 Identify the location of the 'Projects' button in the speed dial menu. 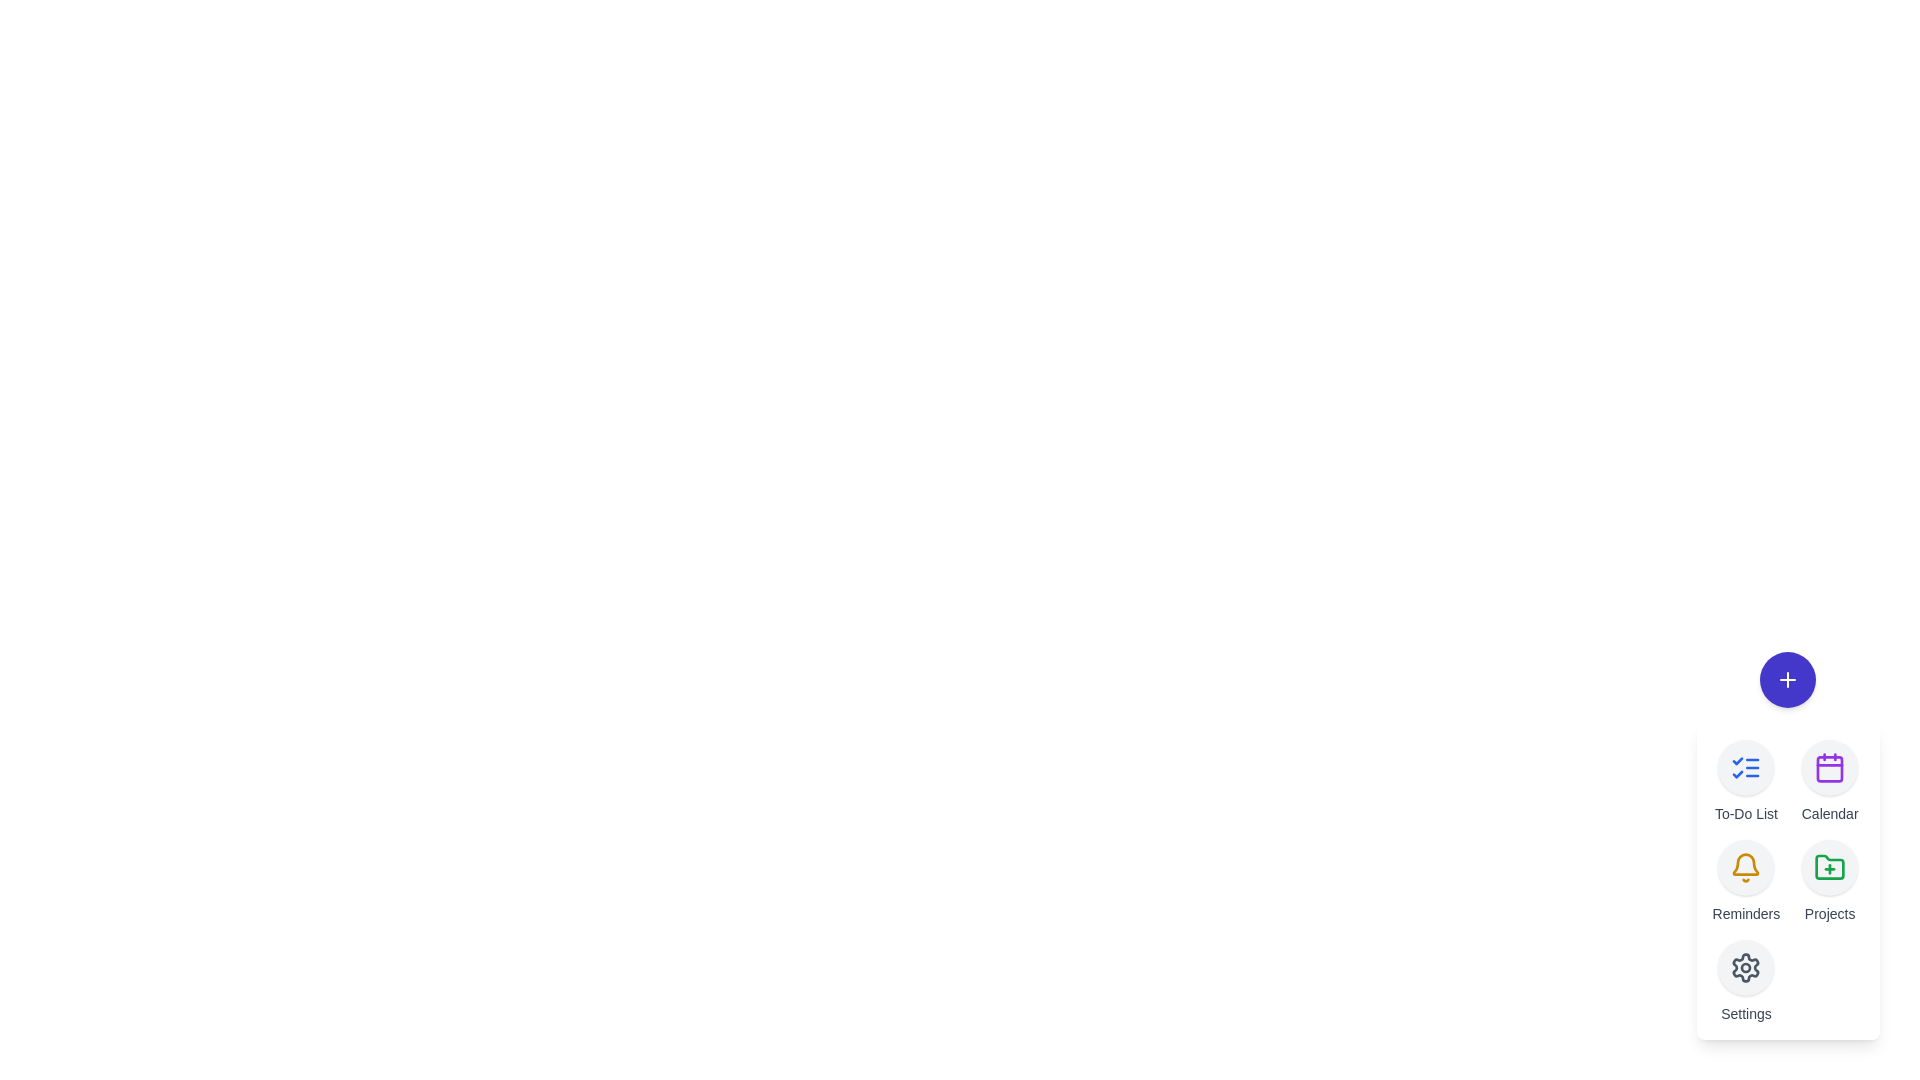
(1829, 866).